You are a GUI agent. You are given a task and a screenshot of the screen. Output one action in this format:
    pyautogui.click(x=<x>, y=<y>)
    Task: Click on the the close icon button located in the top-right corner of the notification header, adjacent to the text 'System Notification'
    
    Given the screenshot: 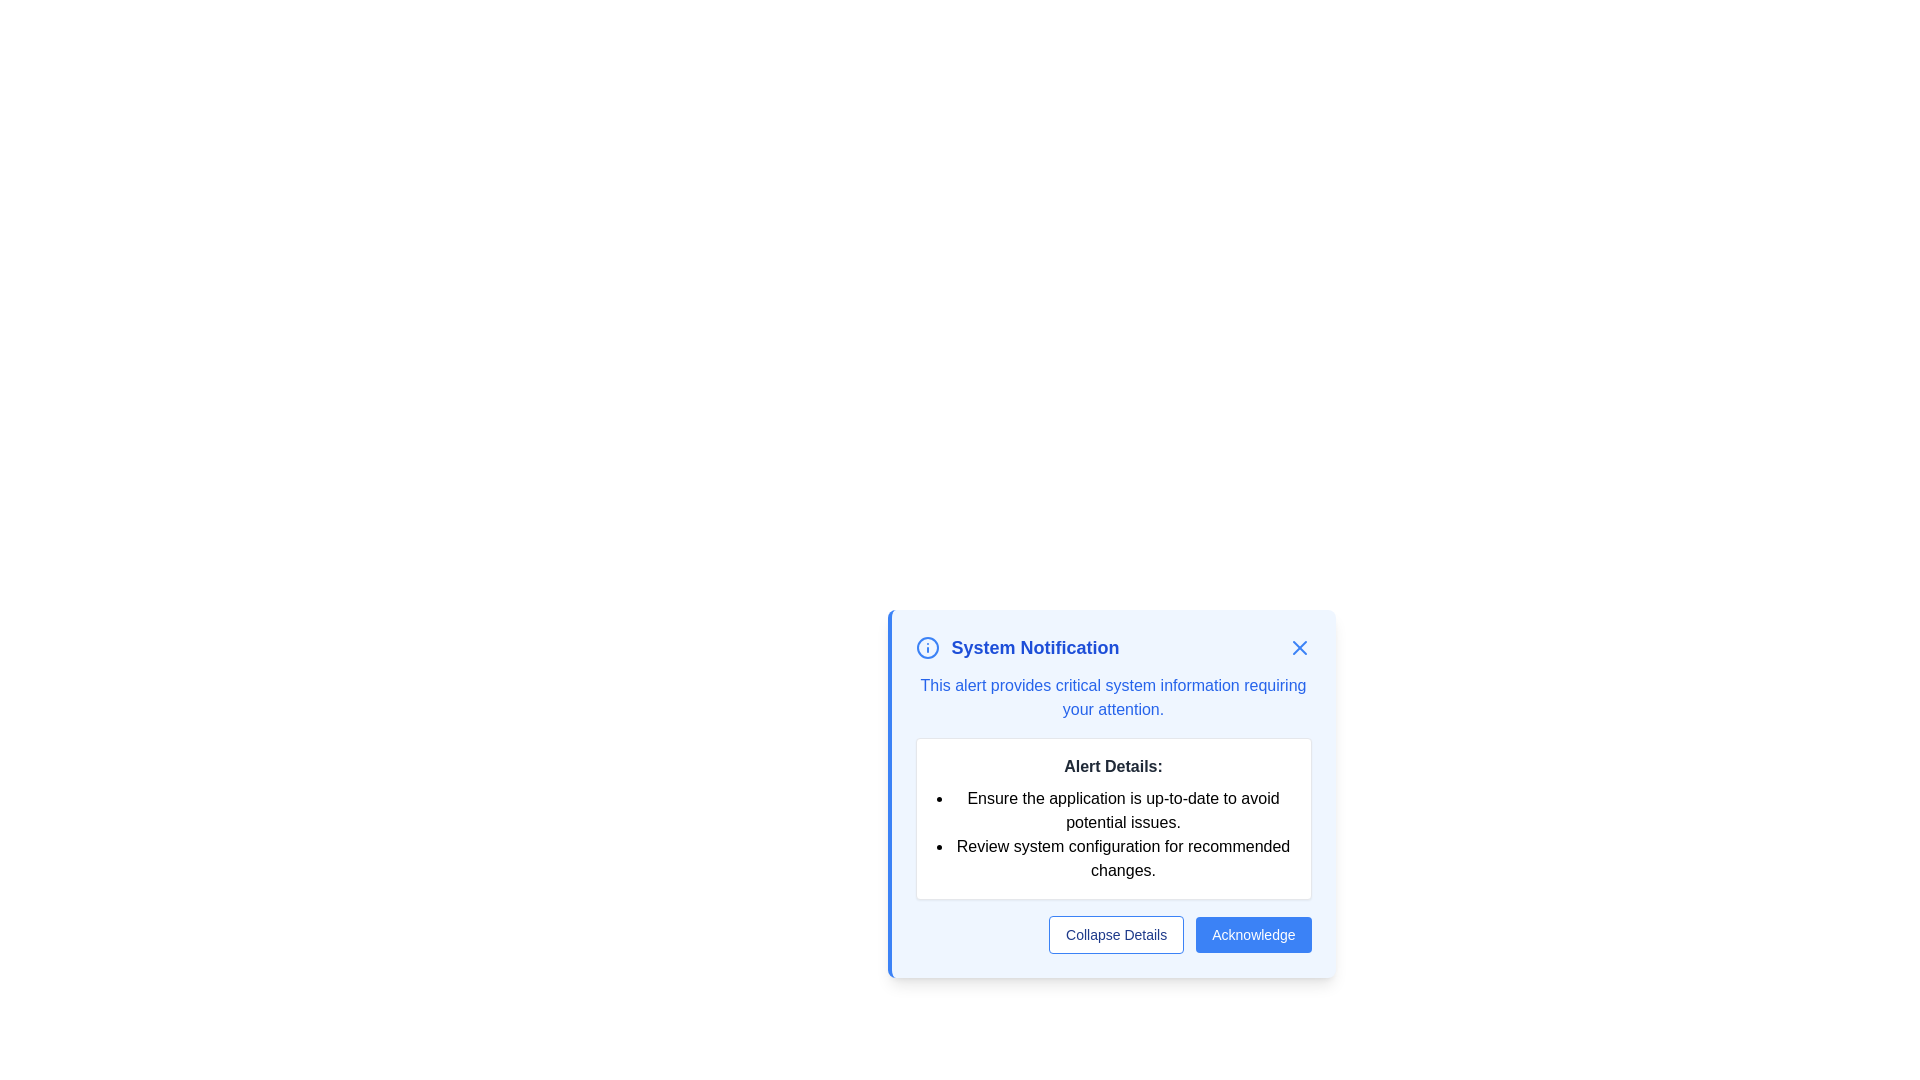 What is the action you would take?
    pyautogui.click(x=1299, y=648)
    